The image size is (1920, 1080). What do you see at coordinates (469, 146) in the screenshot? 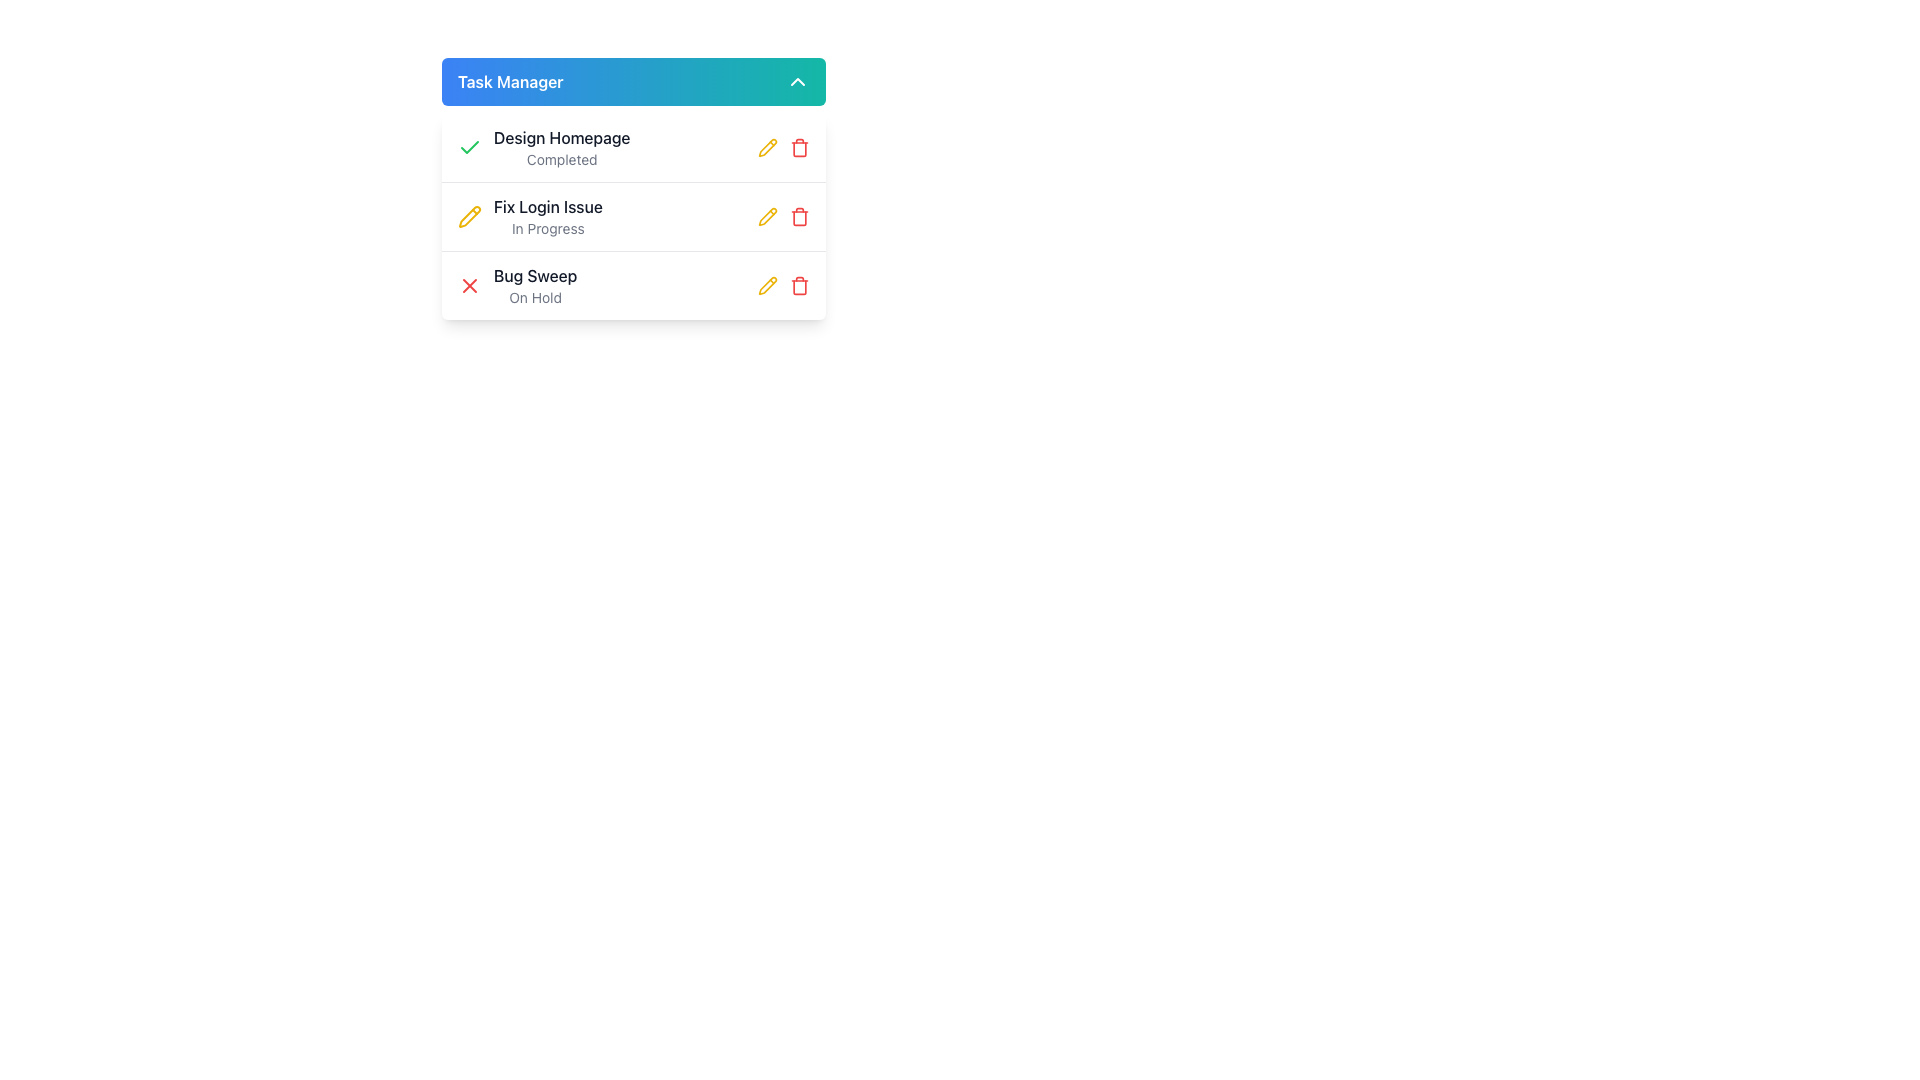
I see `the green checkmark icon located next to the 'Design Homepage' text in the task list interface` at bounding box center [469, 146].